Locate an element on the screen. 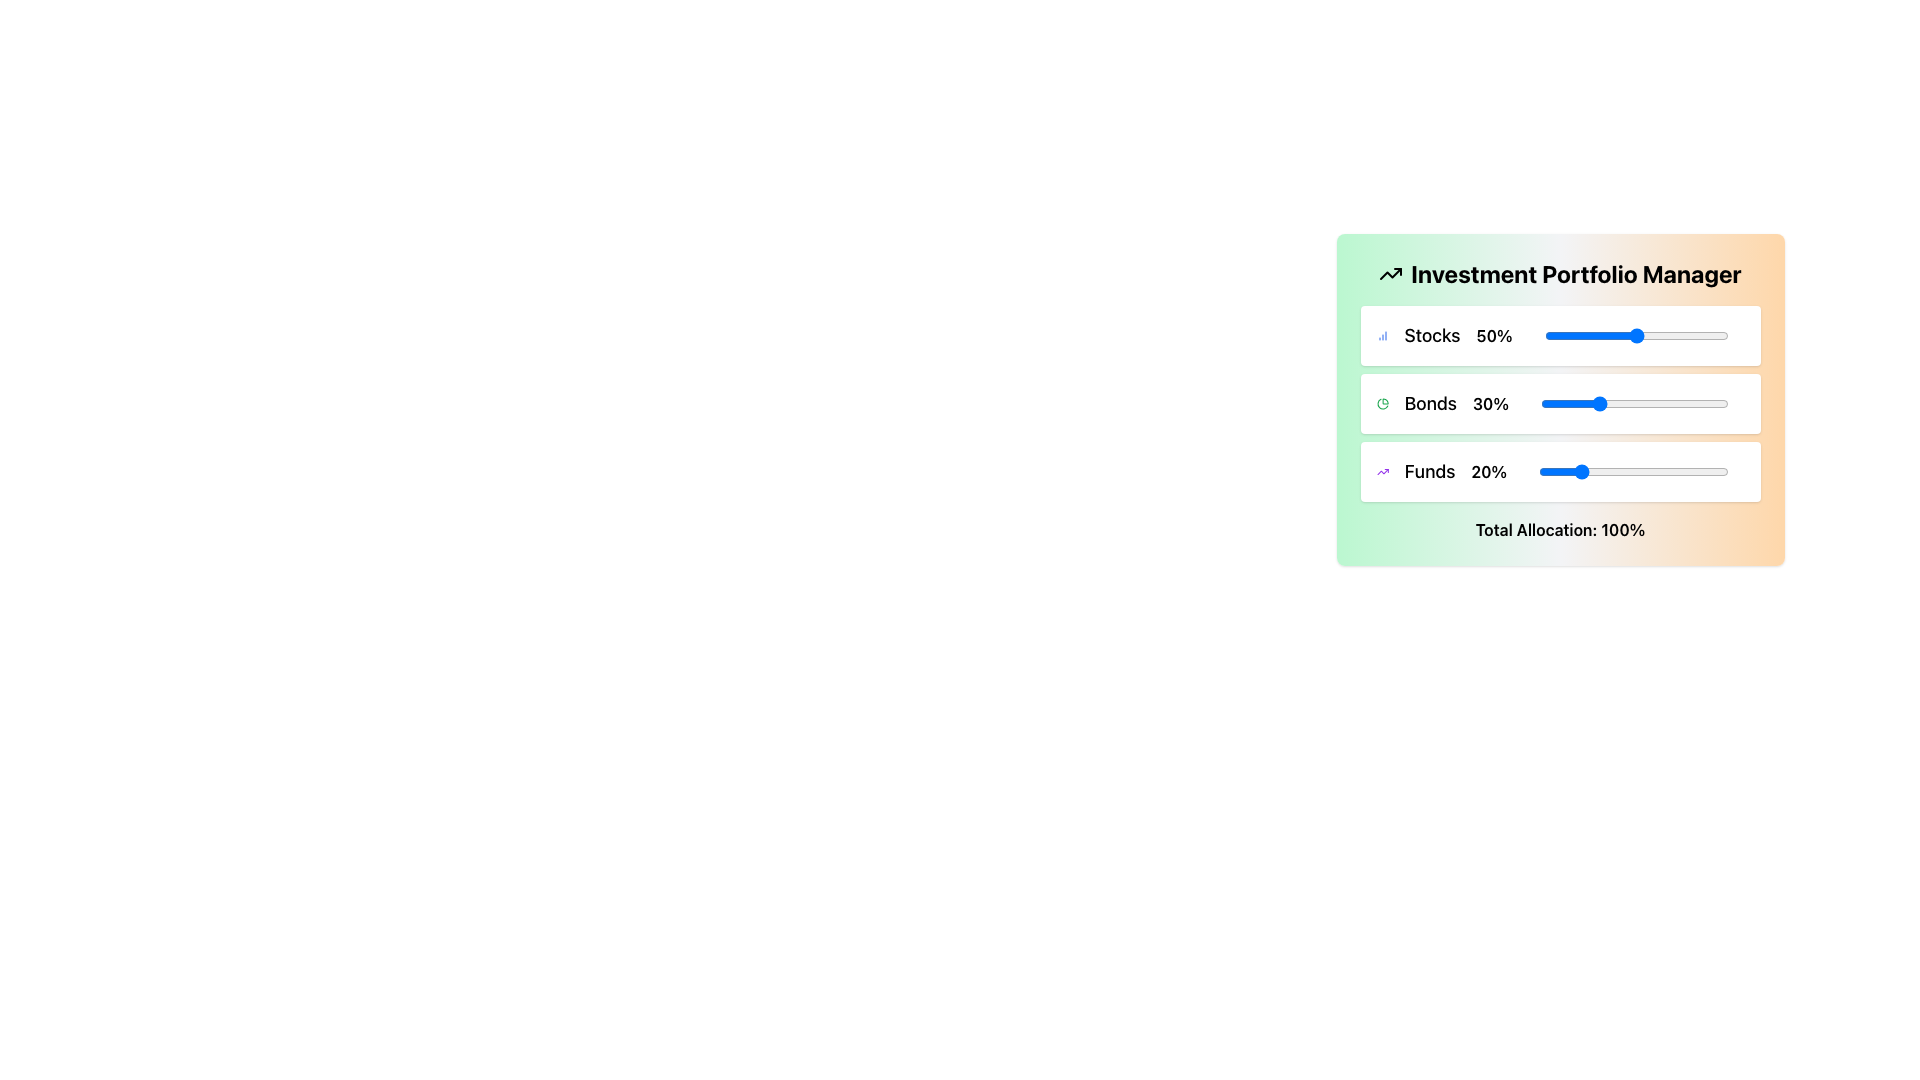 The image size is (1920, 1080). the track of the slider labeled 'Stocks 50%' to jump to a value in the investment portfolio interface is located at coordinates (1559, 334).